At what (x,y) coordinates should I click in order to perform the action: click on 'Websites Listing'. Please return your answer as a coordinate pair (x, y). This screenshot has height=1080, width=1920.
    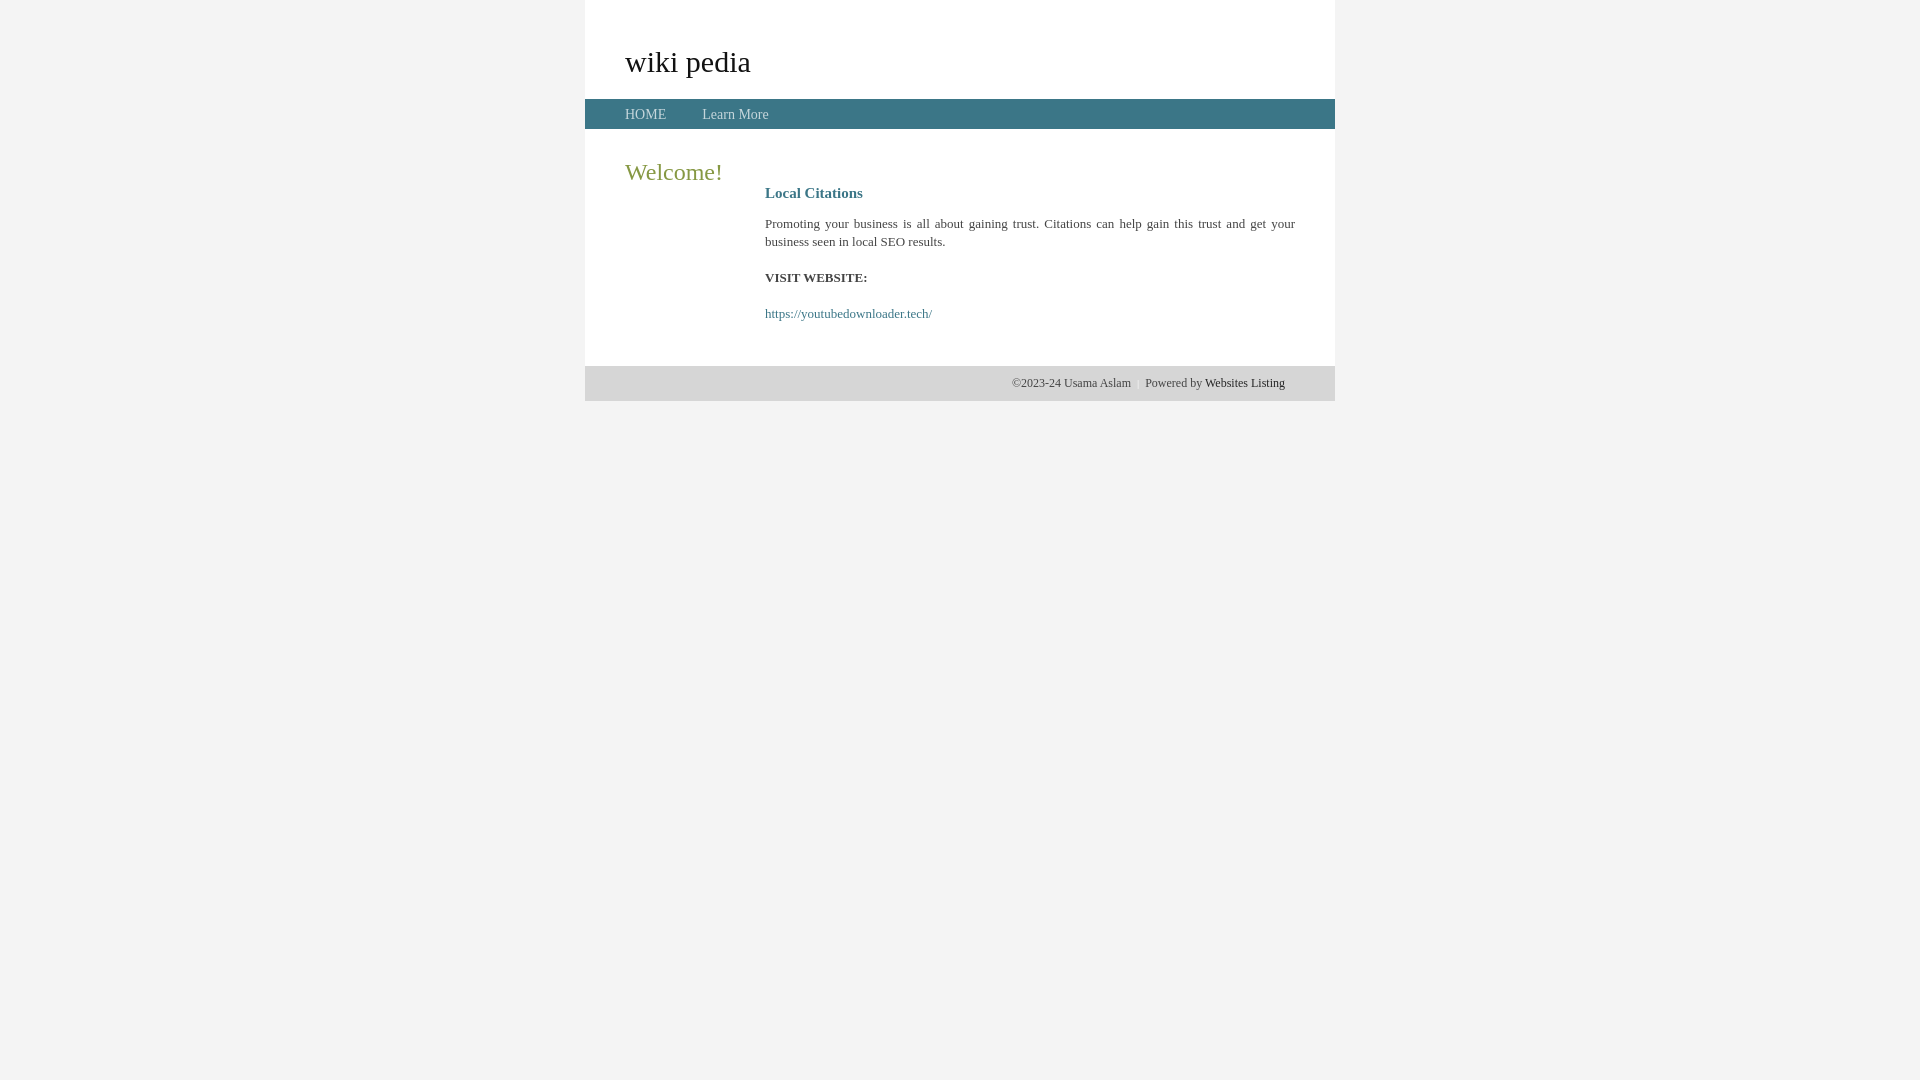
    Looking at the image, I should click on (1243, 382).